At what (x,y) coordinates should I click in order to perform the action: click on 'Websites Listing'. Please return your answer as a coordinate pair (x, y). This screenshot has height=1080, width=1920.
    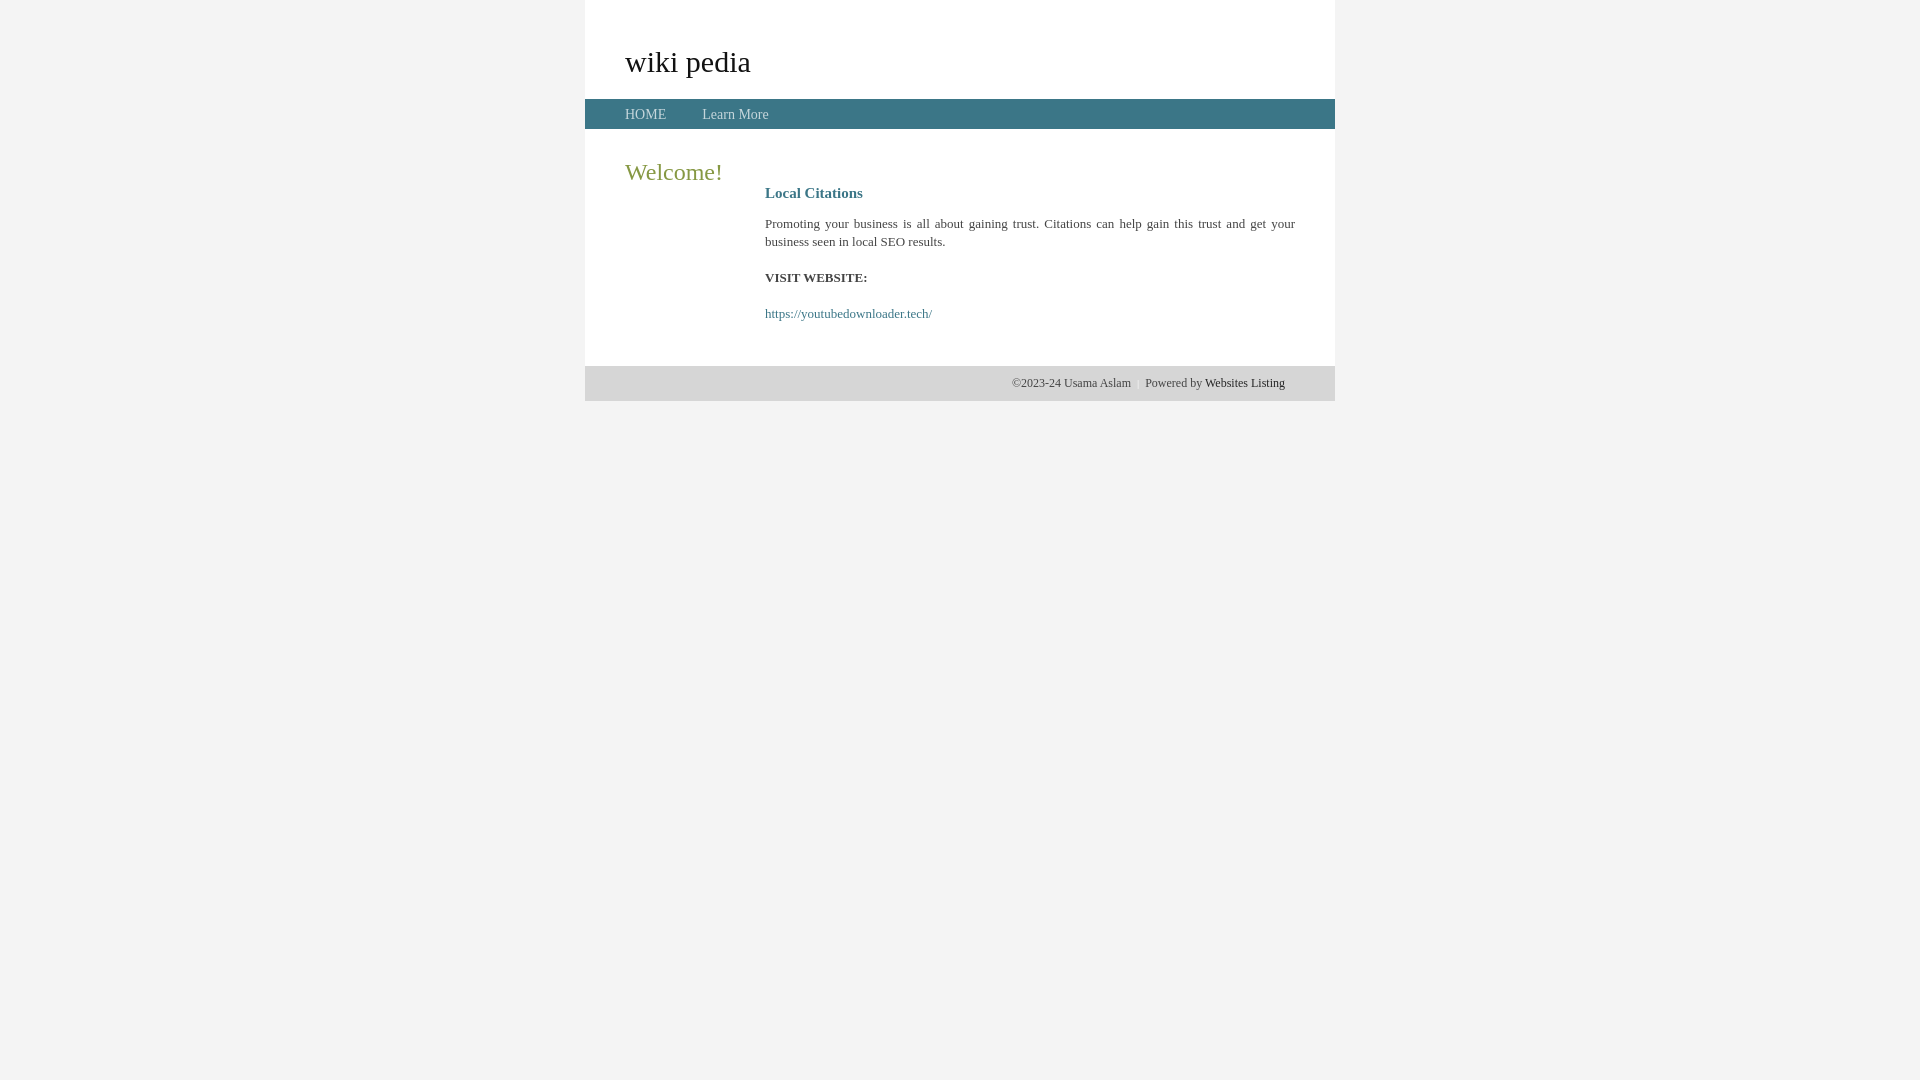
    Looking at the image, I should click on (1243, 382).